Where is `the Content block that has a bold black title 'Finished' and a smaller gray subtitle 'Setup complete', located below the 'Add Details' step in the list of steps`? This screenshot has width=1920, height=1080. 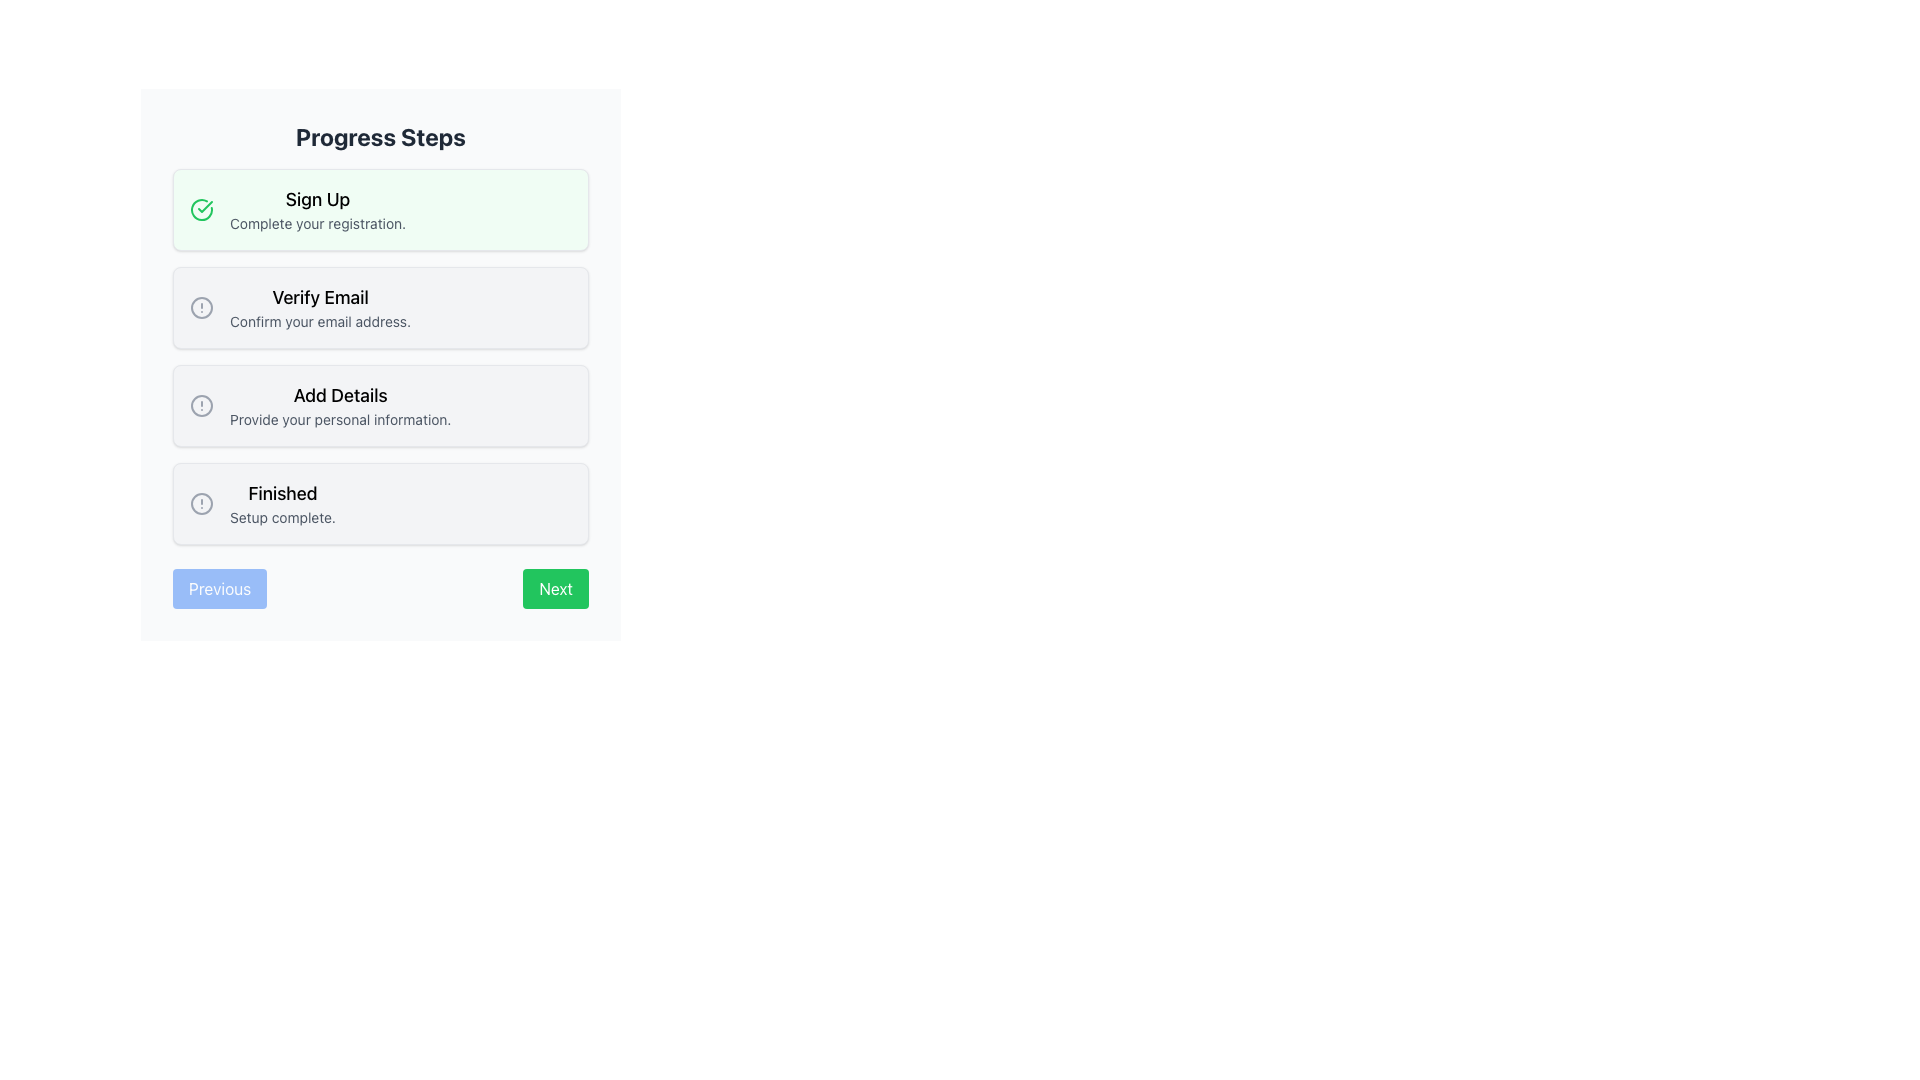
the Content block that has a bold black title 'Finished' and a smaller gray subtitle 'Setup complete', located below the 'Add Details' step in the list of steps is located at coordinates (380, 503).